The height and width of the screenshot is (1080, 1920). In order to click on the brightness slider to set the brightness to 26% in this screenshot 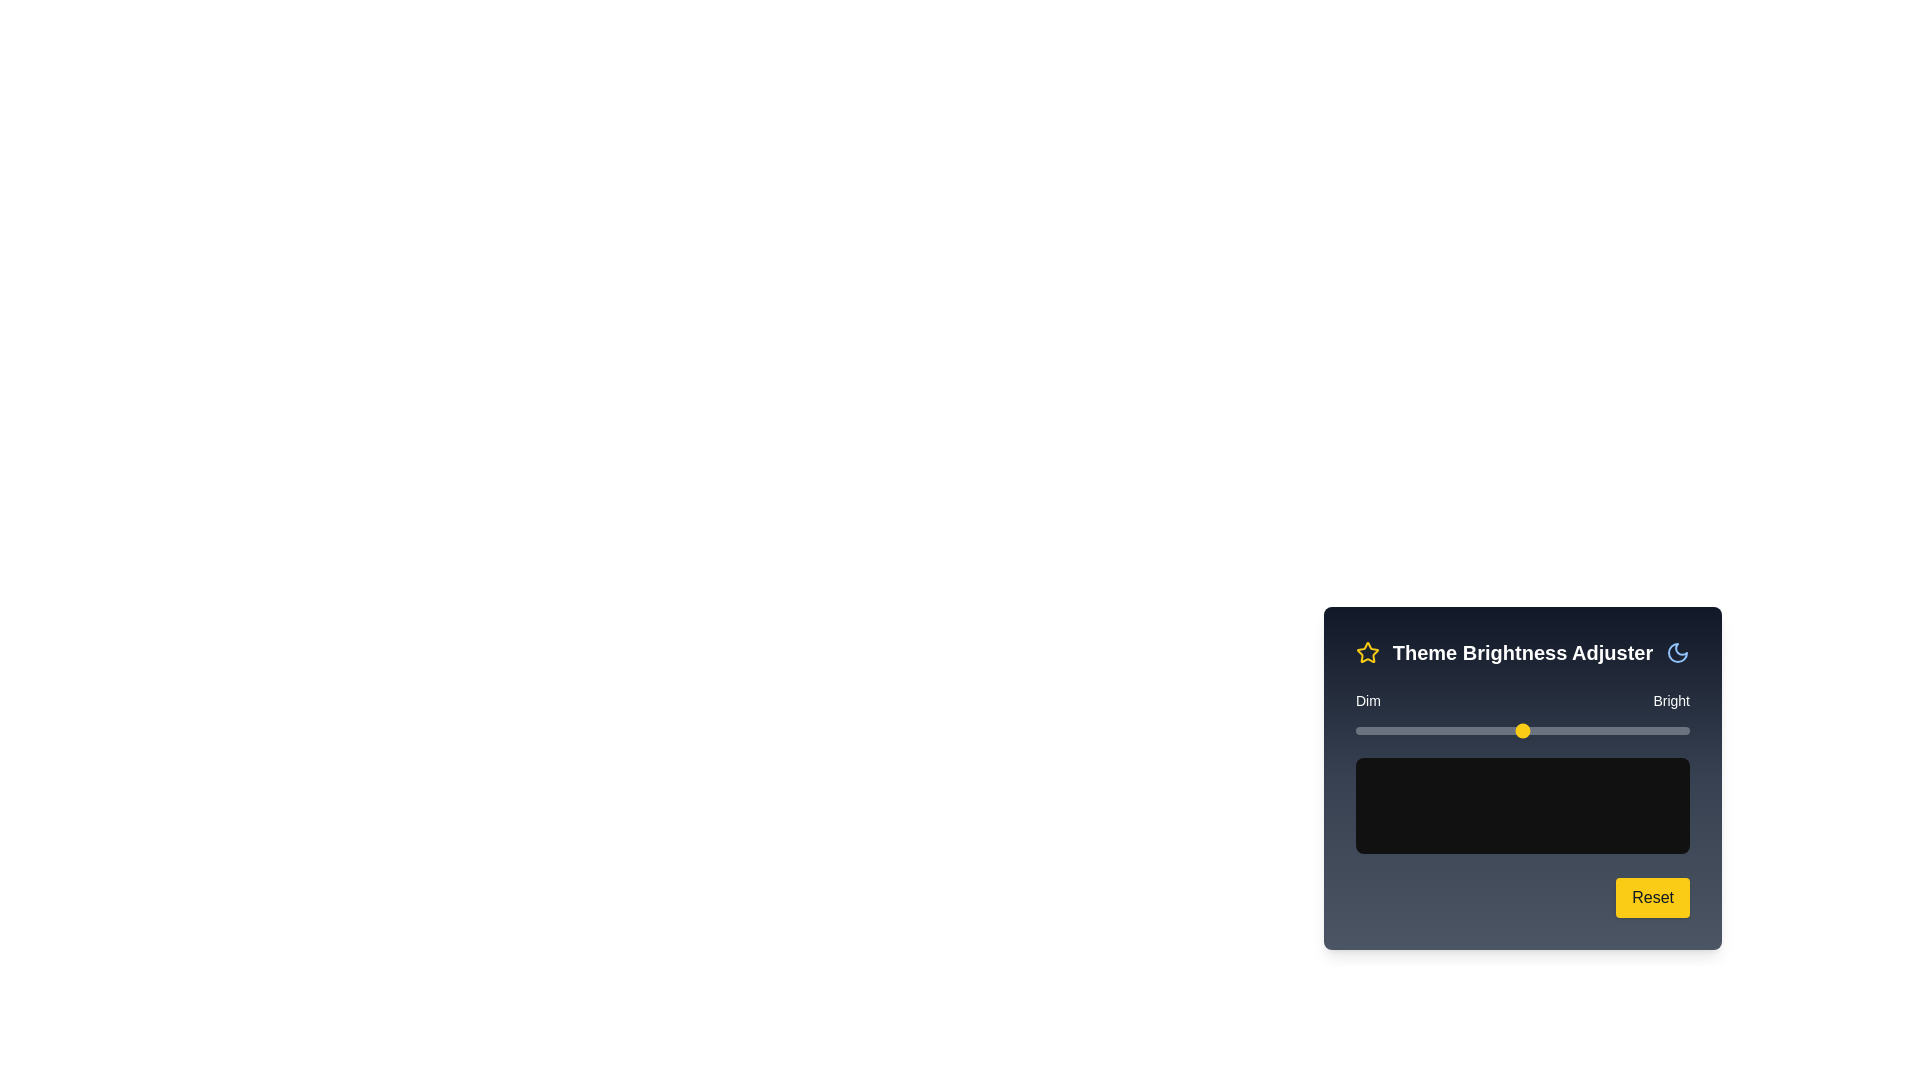, I will do `click(1442, 731)`.